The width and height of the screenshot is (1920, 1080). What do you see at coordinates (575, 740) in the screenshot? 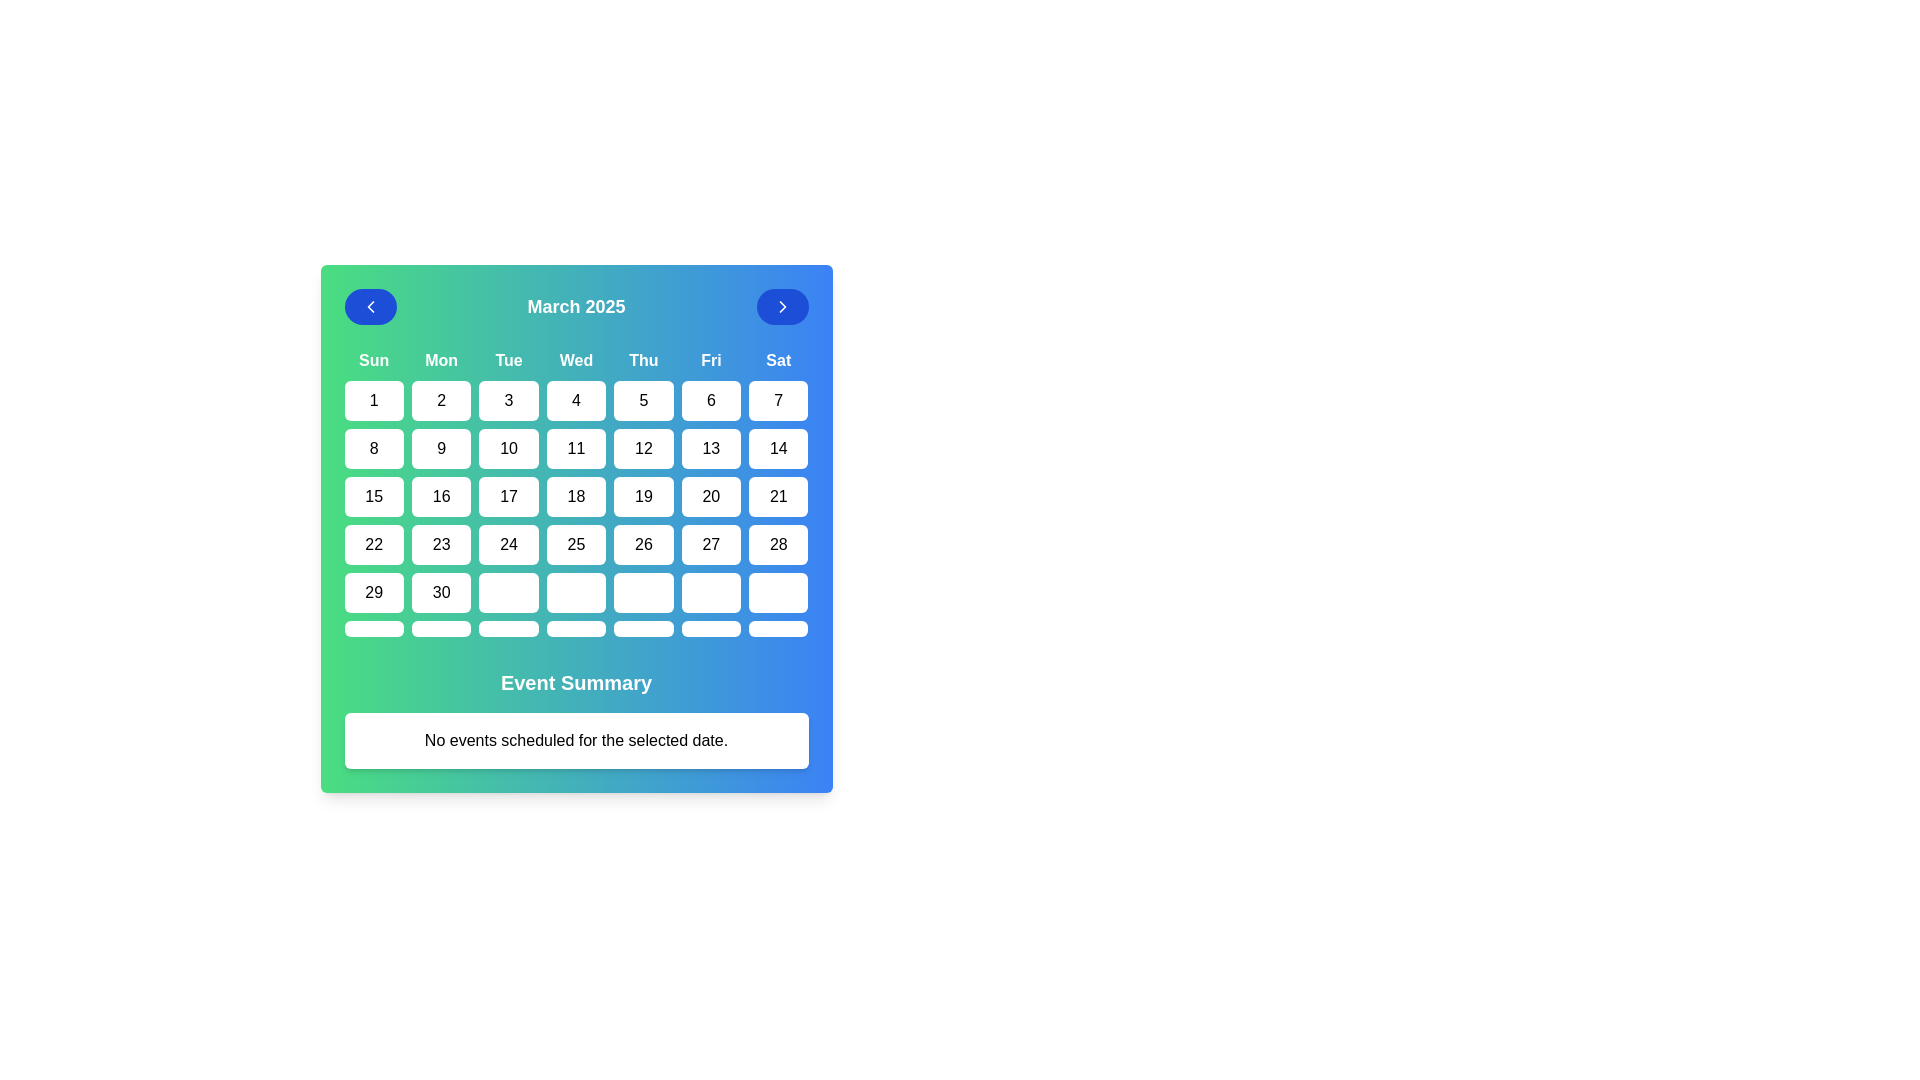
I see `information displayed in the text block that indicates there are no events scheduled for the currently selected date on the calendar` at bounding box center [575, 740].